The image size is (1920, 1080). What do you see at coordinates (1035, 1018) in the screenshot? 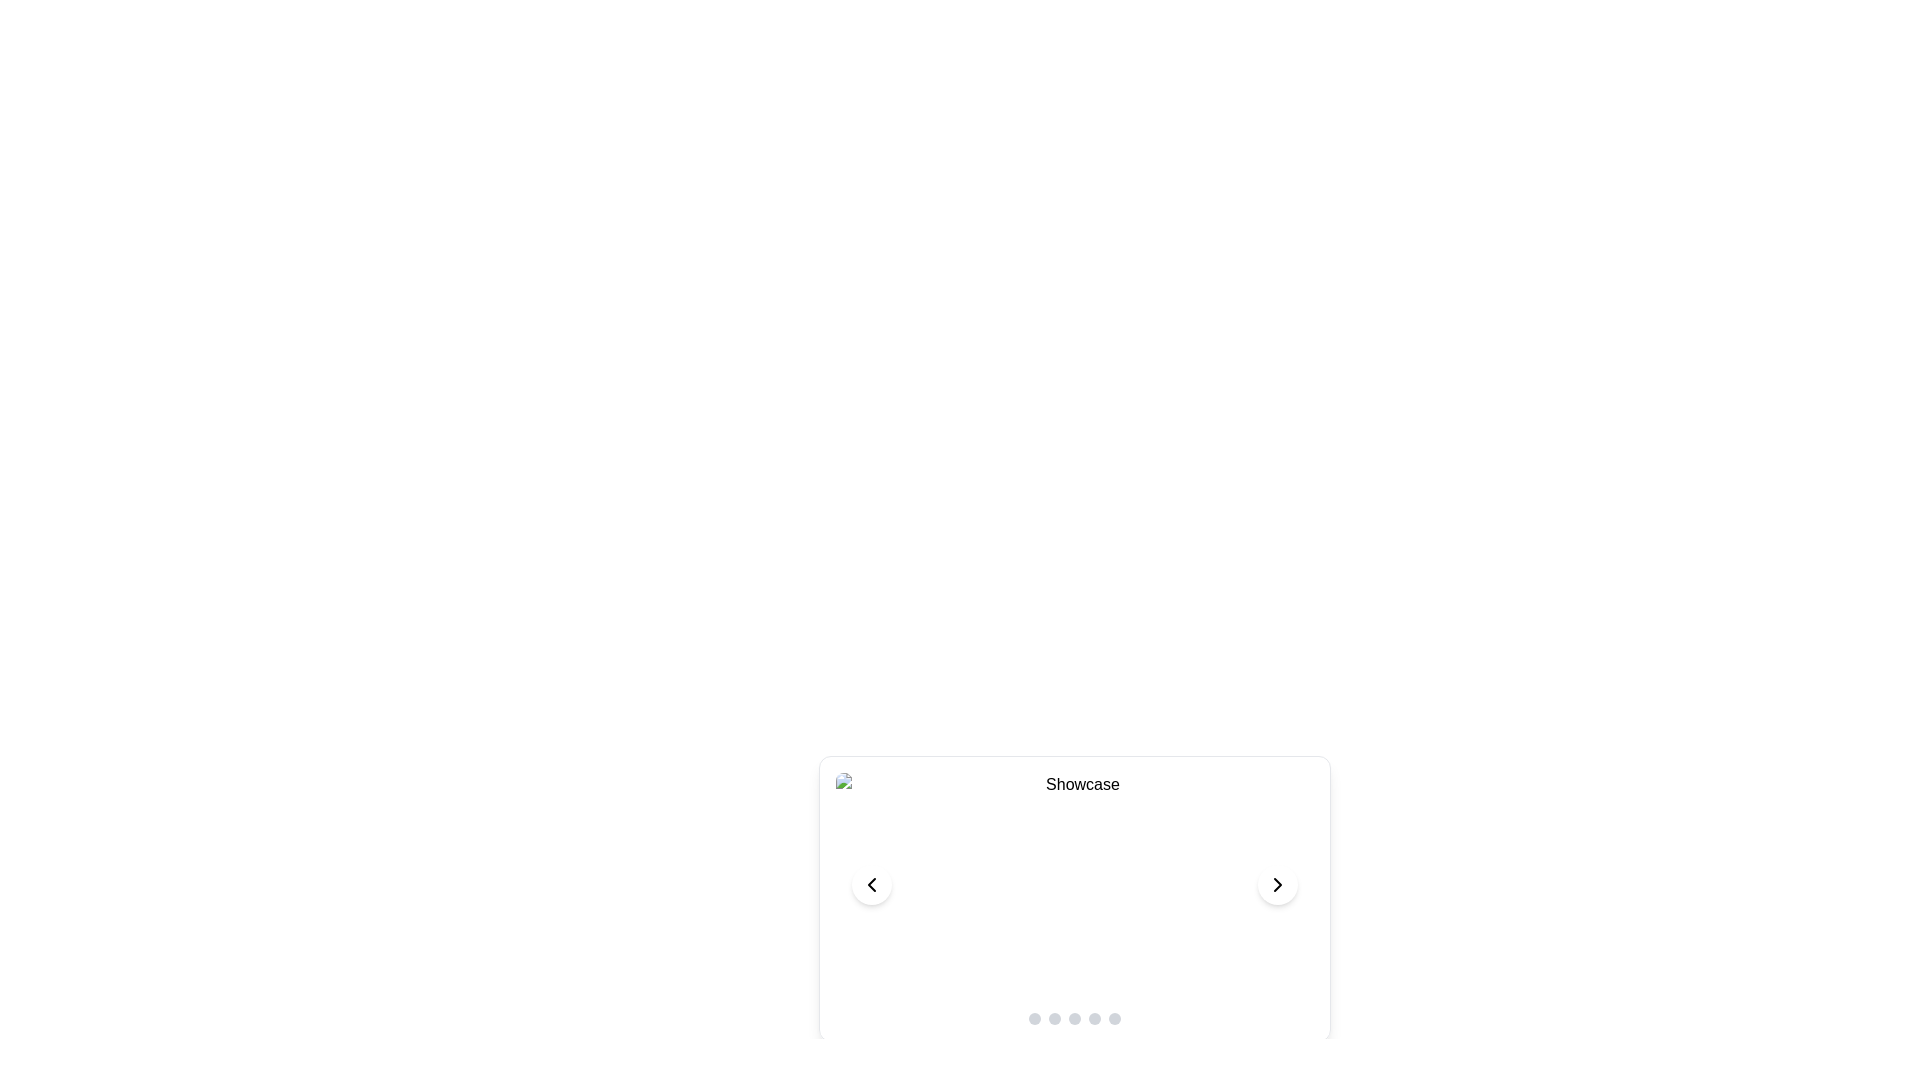
I see `the first circular interactive indicator dot in the group of five dots located at the bottom-center below the 'Showcase' slideshow component` at bounding box center [1035, 1018].